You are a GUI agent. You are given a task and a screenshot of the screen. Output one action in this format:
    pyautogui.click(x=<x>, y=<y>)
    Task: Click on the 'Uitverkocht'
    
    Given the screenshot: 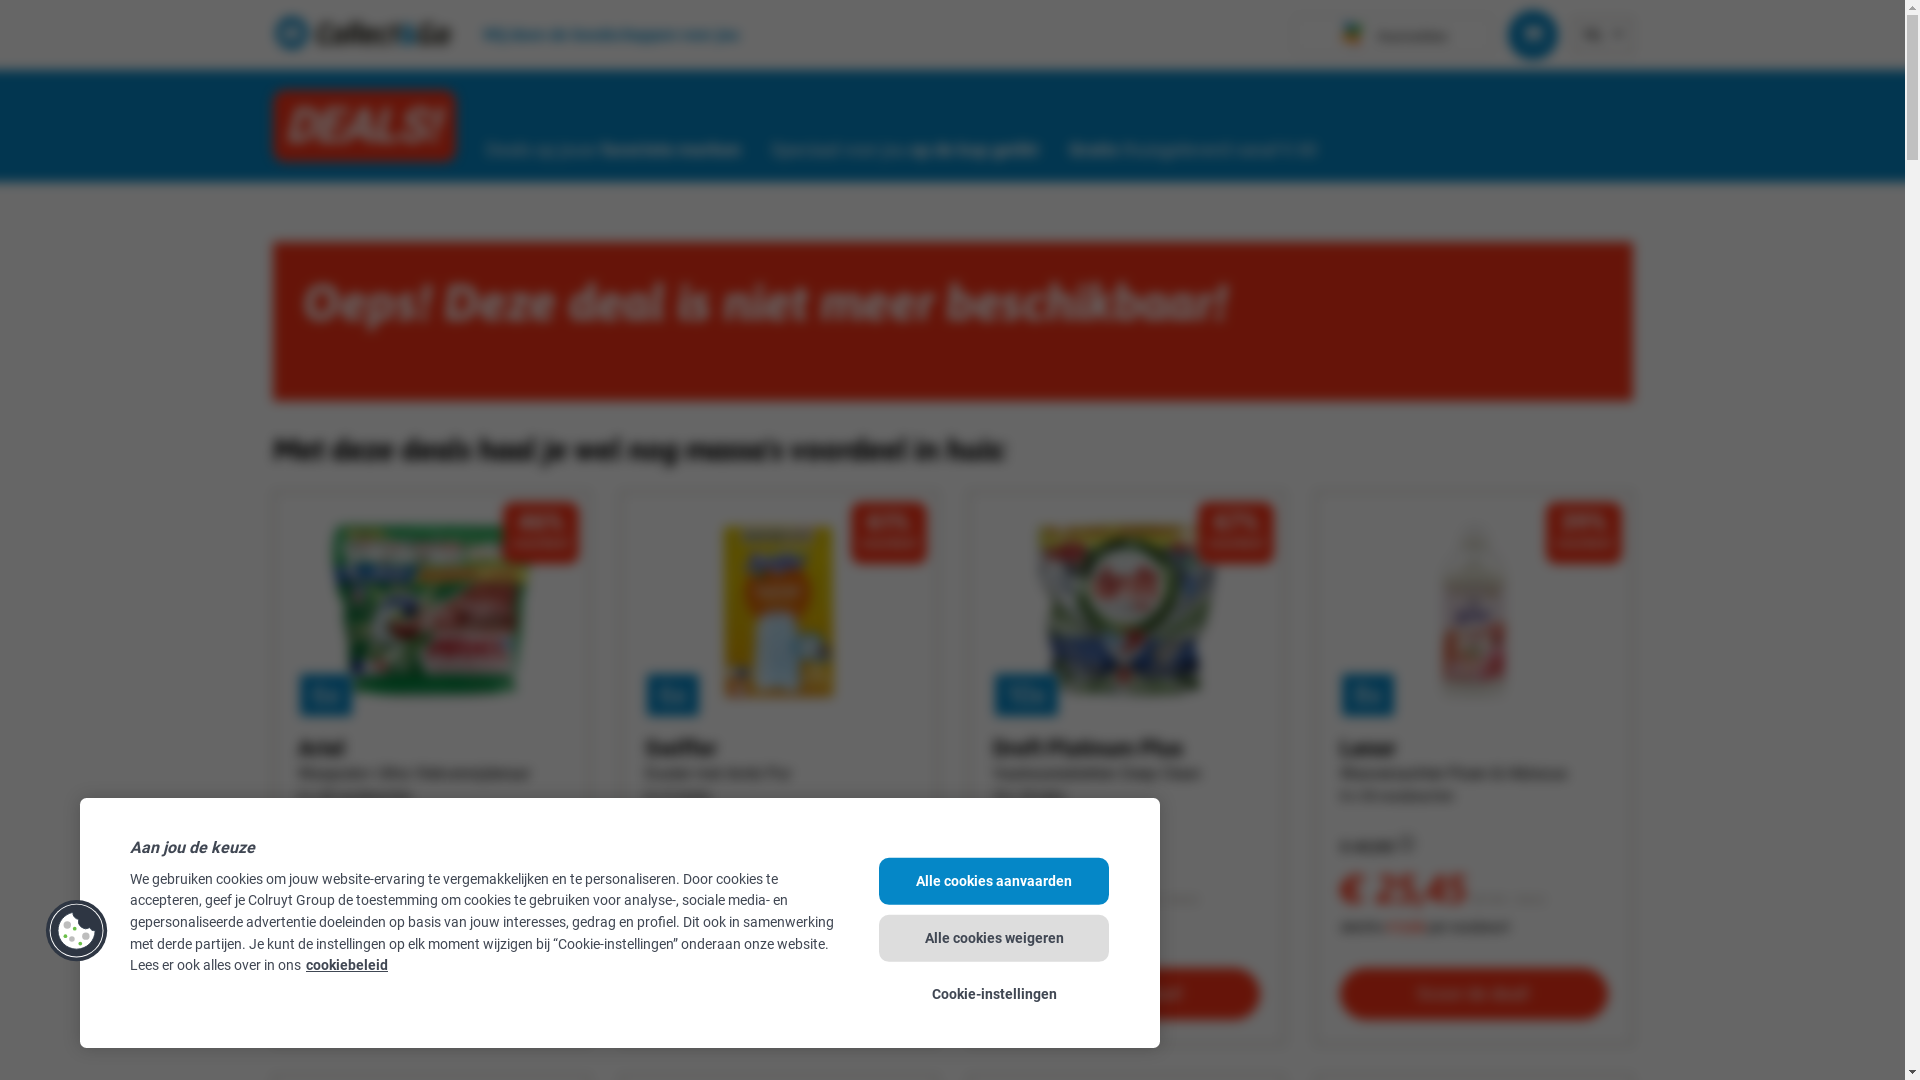 What is the action you would take?
    pyautogui.click(x=777, y=996)
    